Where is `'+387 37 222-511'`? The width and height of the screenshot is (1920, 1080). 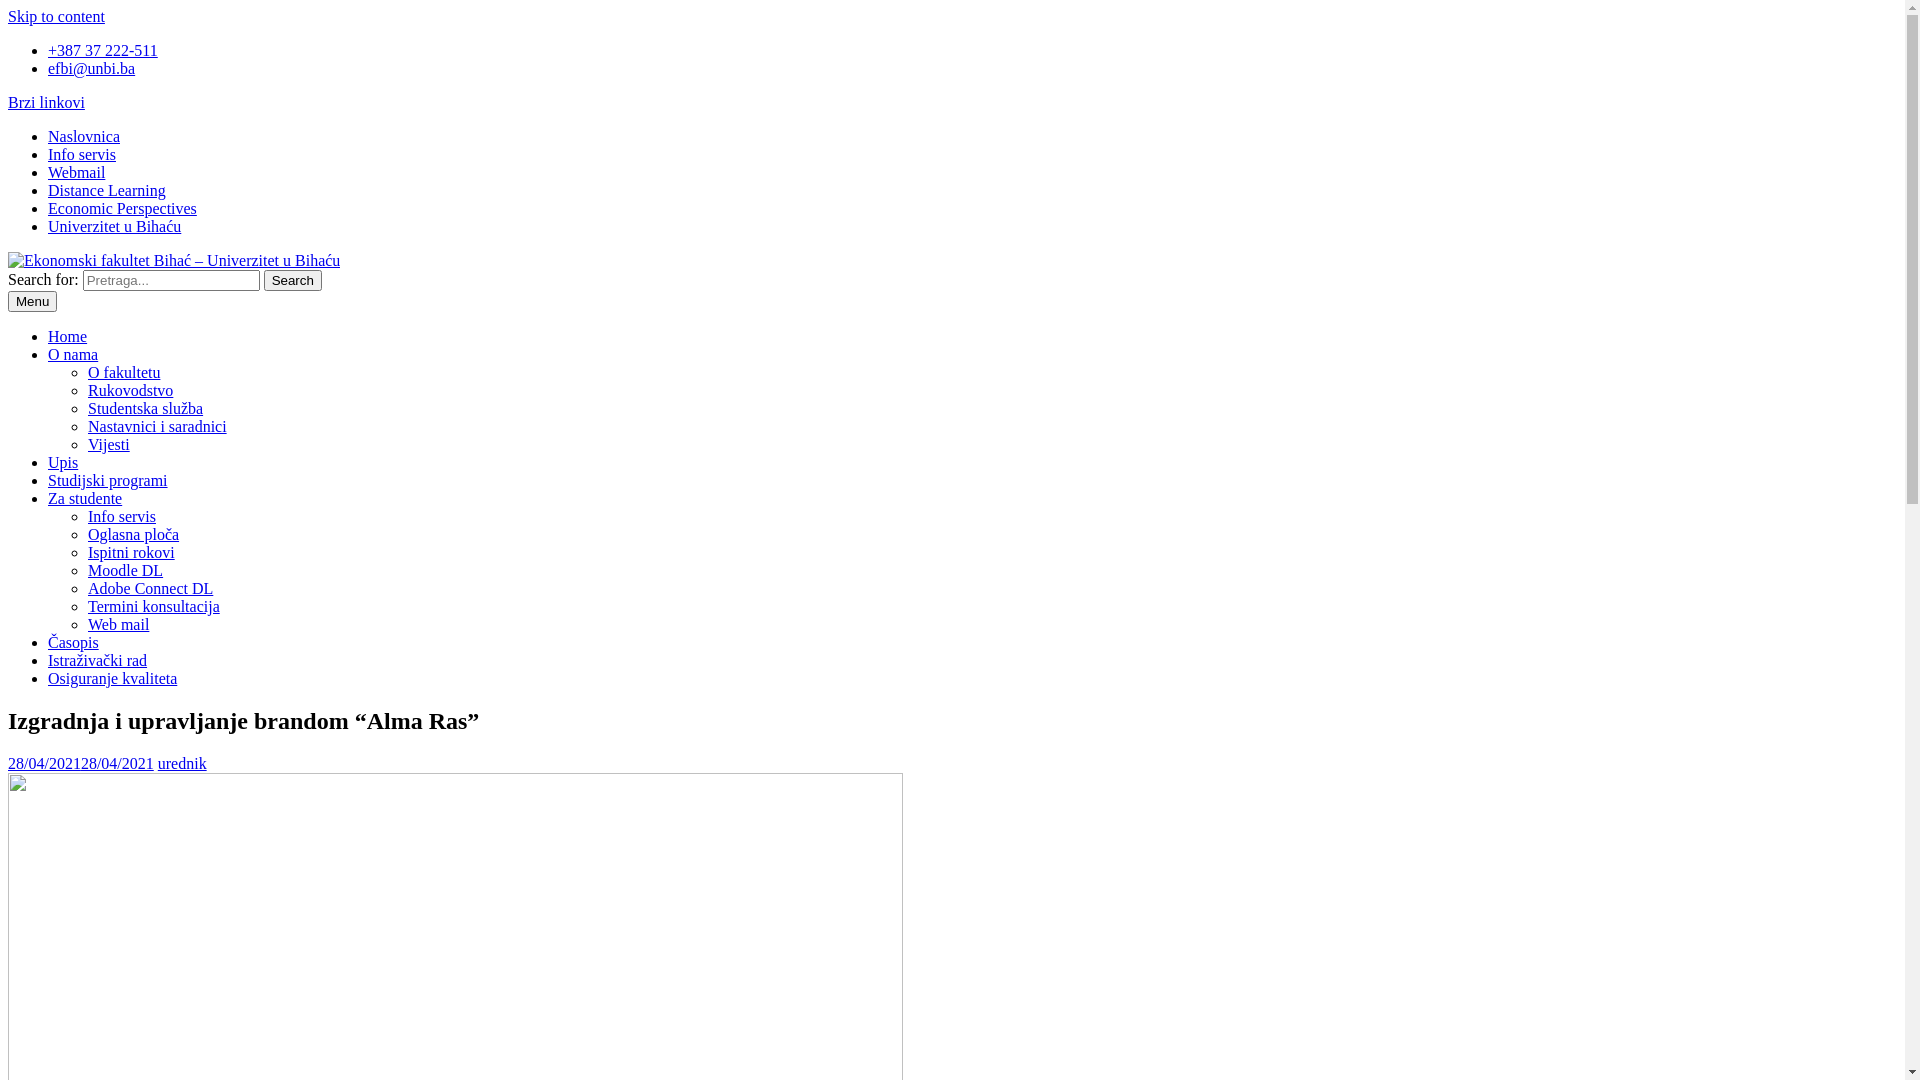
'+387 37 222-511' is located at coordinates (48, 49).